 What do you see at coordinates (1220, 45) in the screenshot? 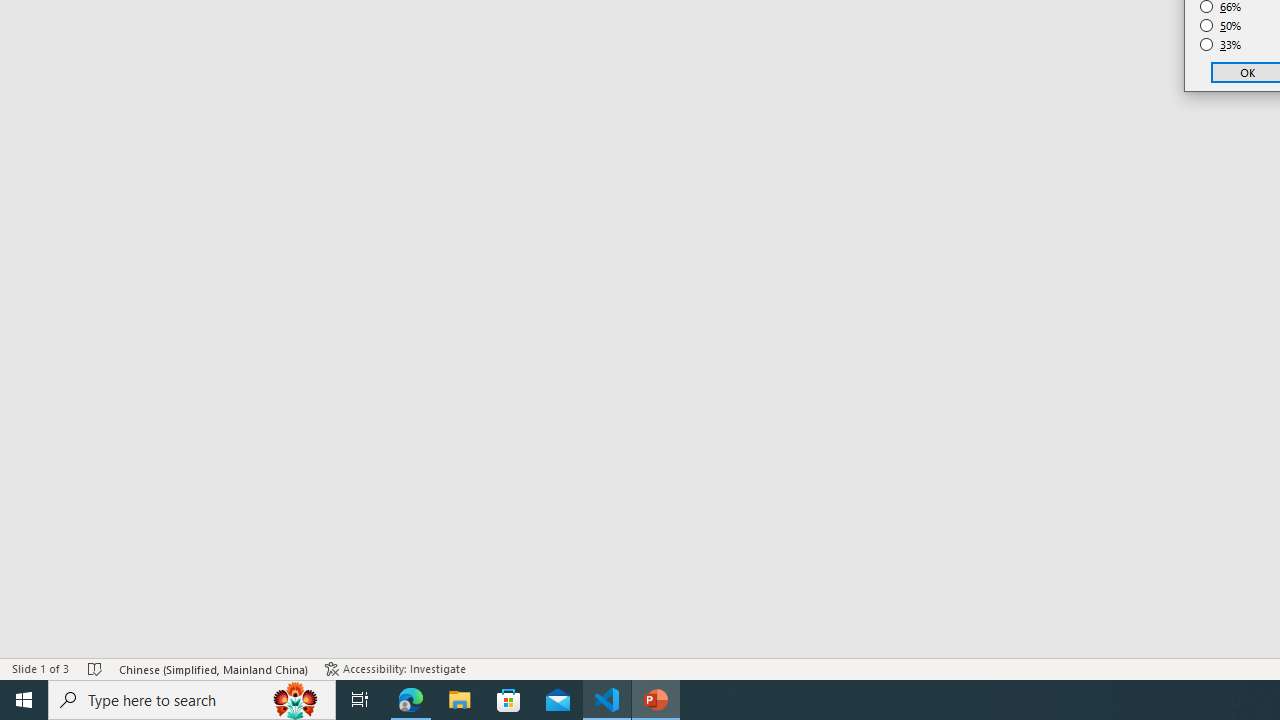
I see `'33%'` at bounding box center [1220, 45].